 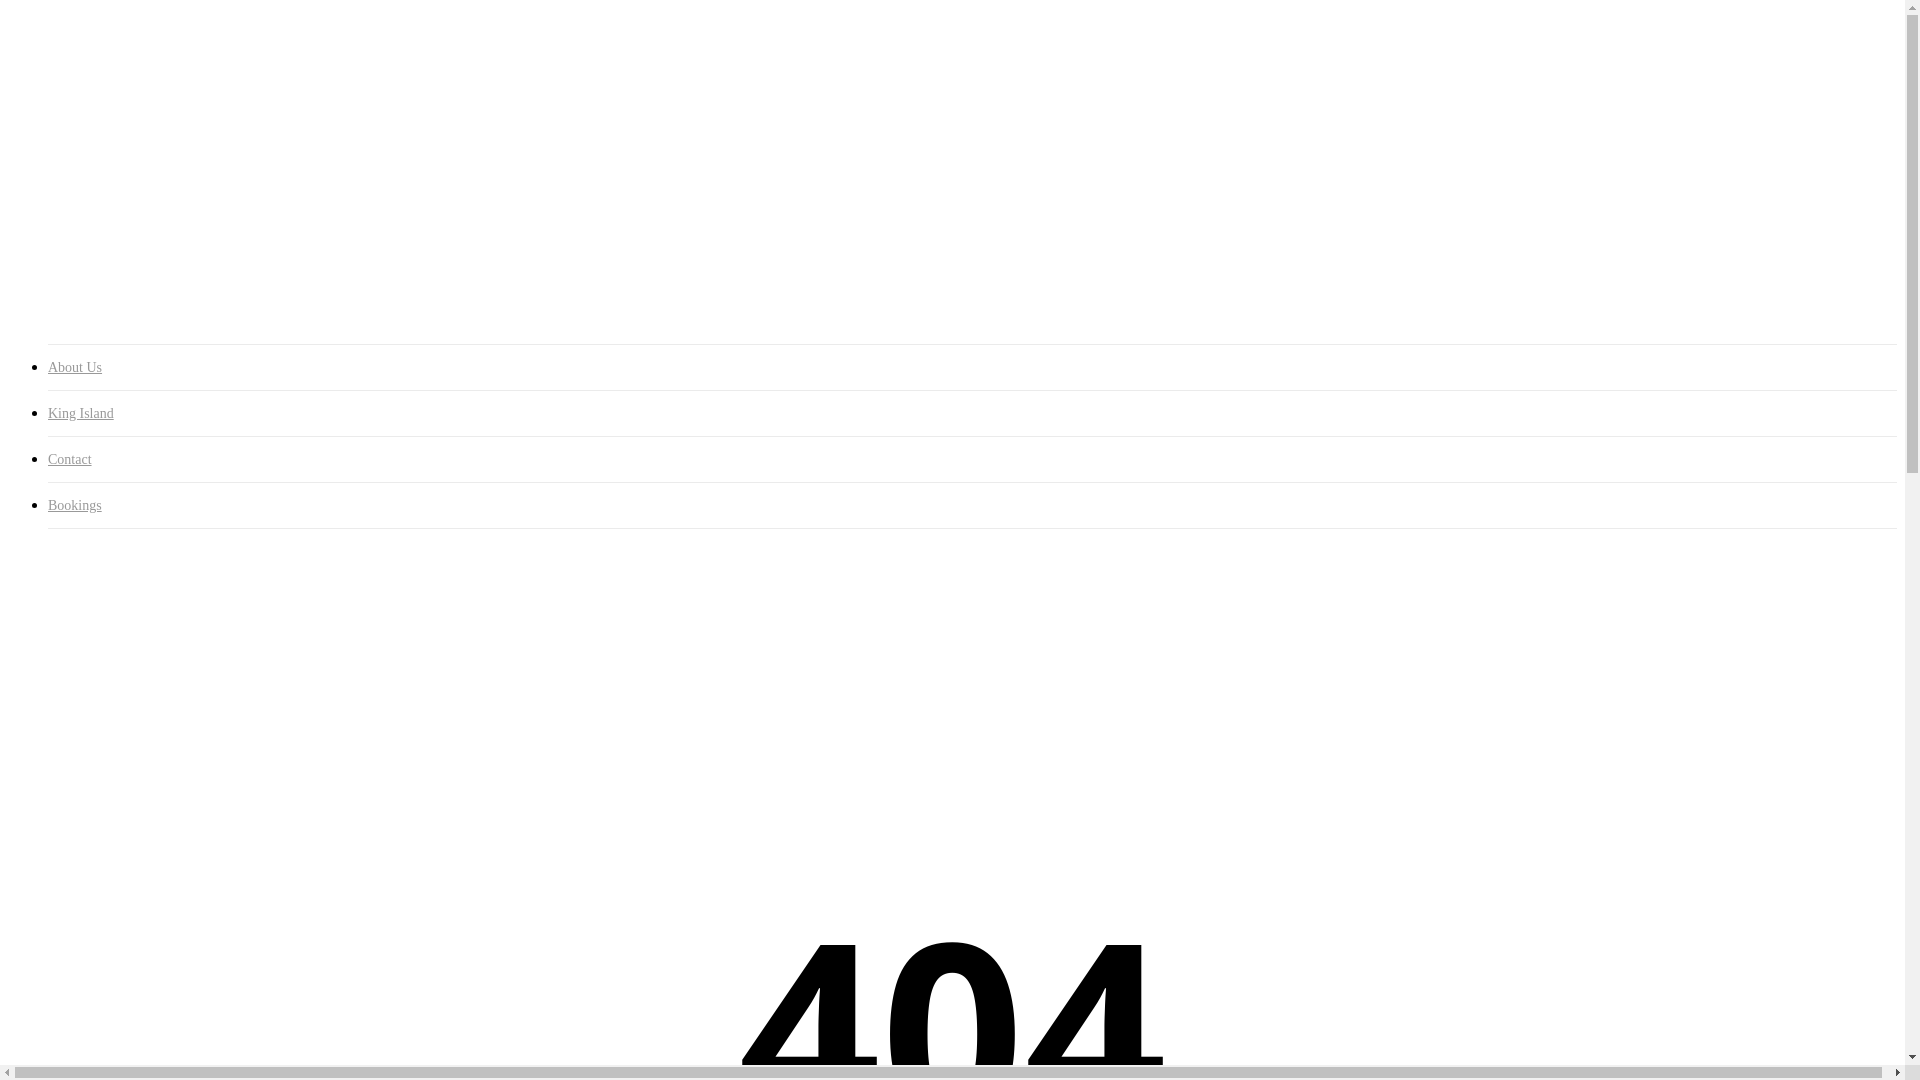 I want to click on 'Packages', so click(x=86, y=158).